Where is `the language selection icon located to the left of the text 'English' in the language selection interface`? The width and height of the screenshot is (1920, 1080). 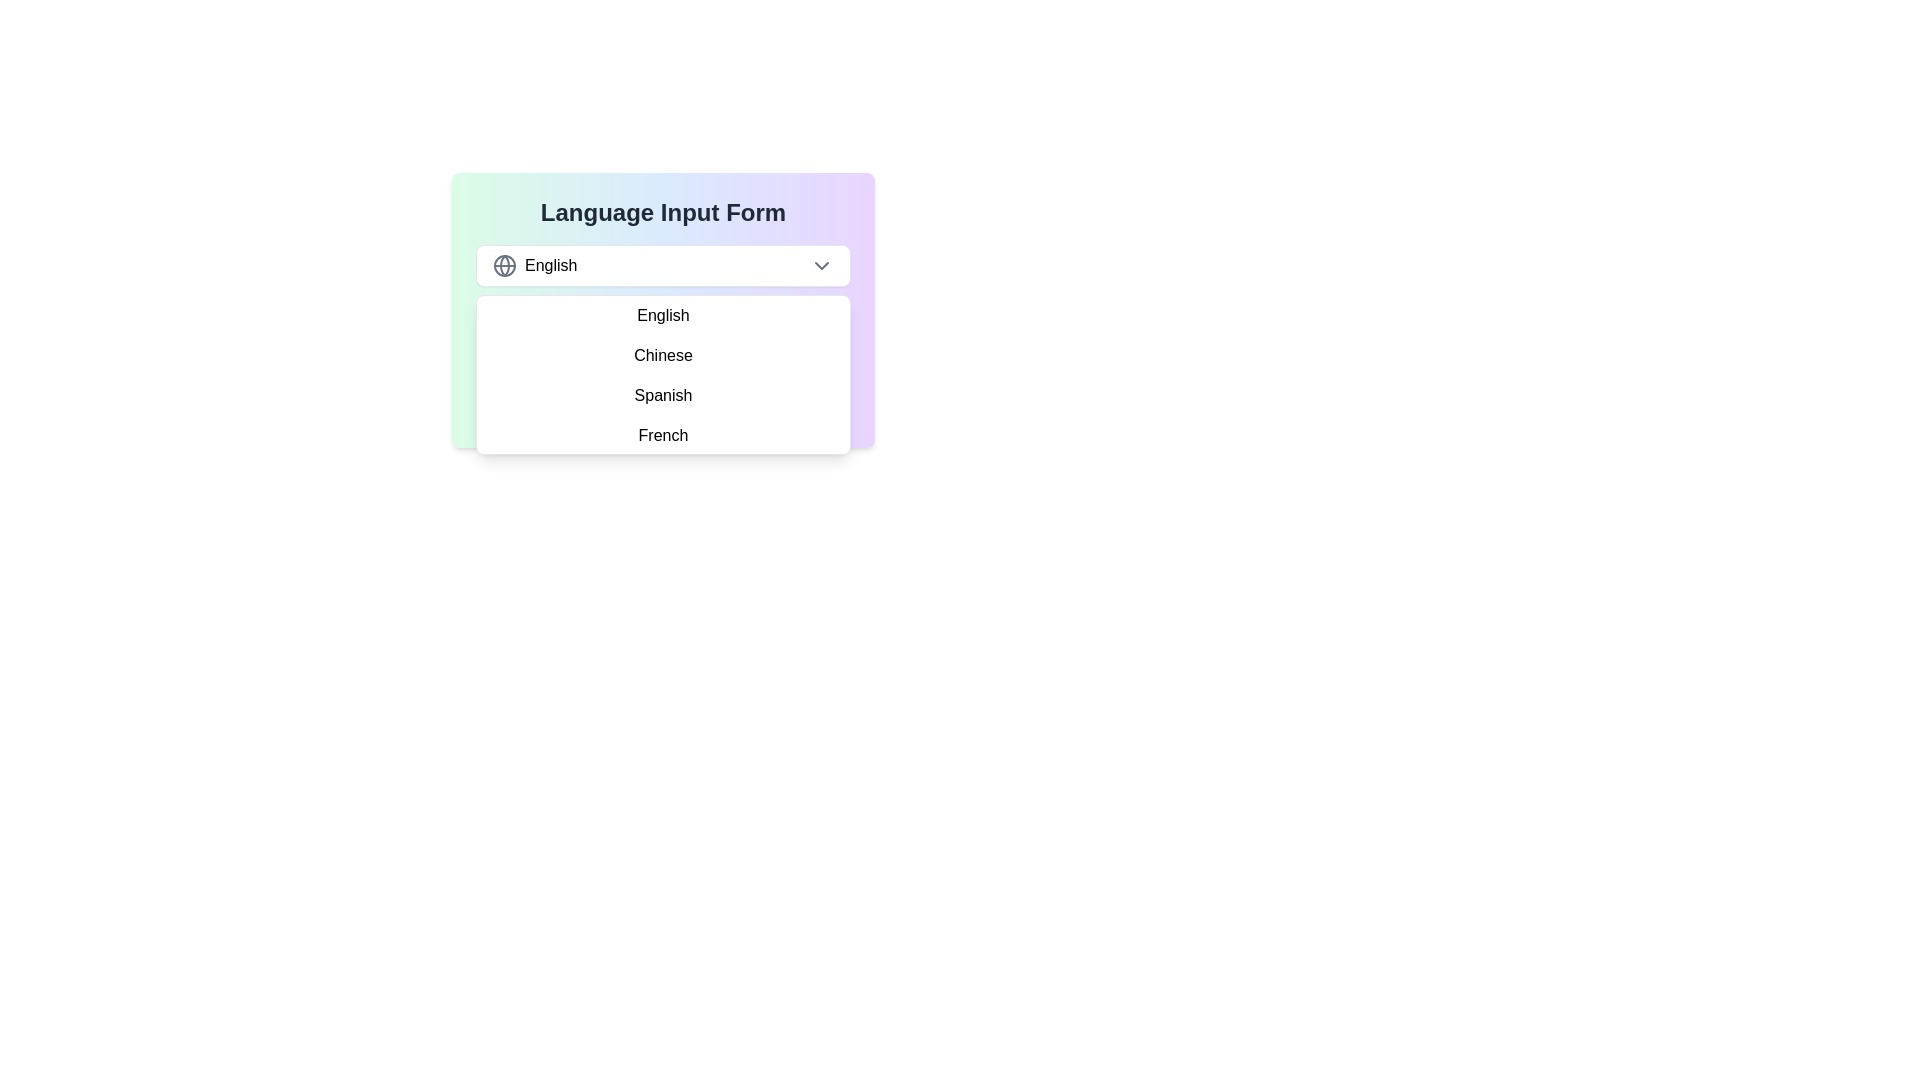 the language selection icon located to the left of the text 'English' in the language selection interface is located at coordinates (504, 265).